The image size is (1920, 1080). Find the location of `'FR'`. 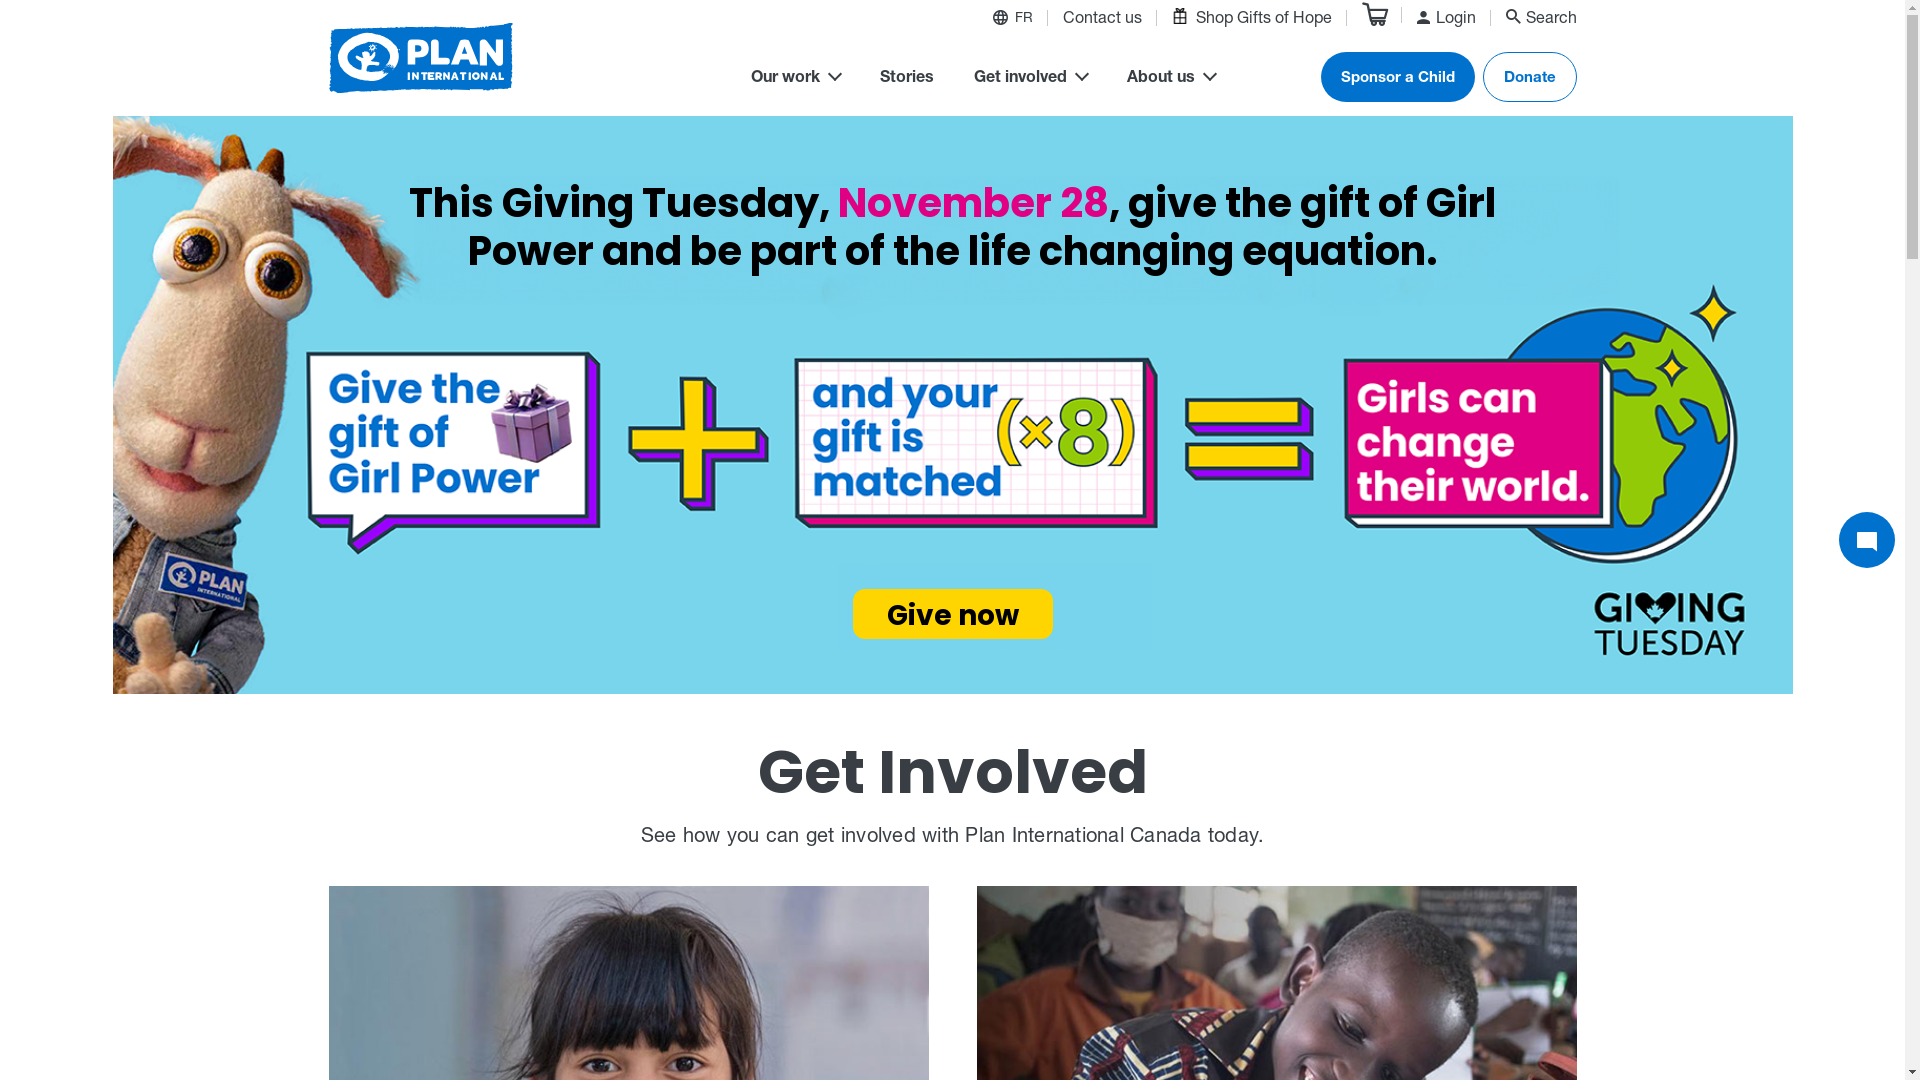

'FR' is located at coordinates (1022, 20).